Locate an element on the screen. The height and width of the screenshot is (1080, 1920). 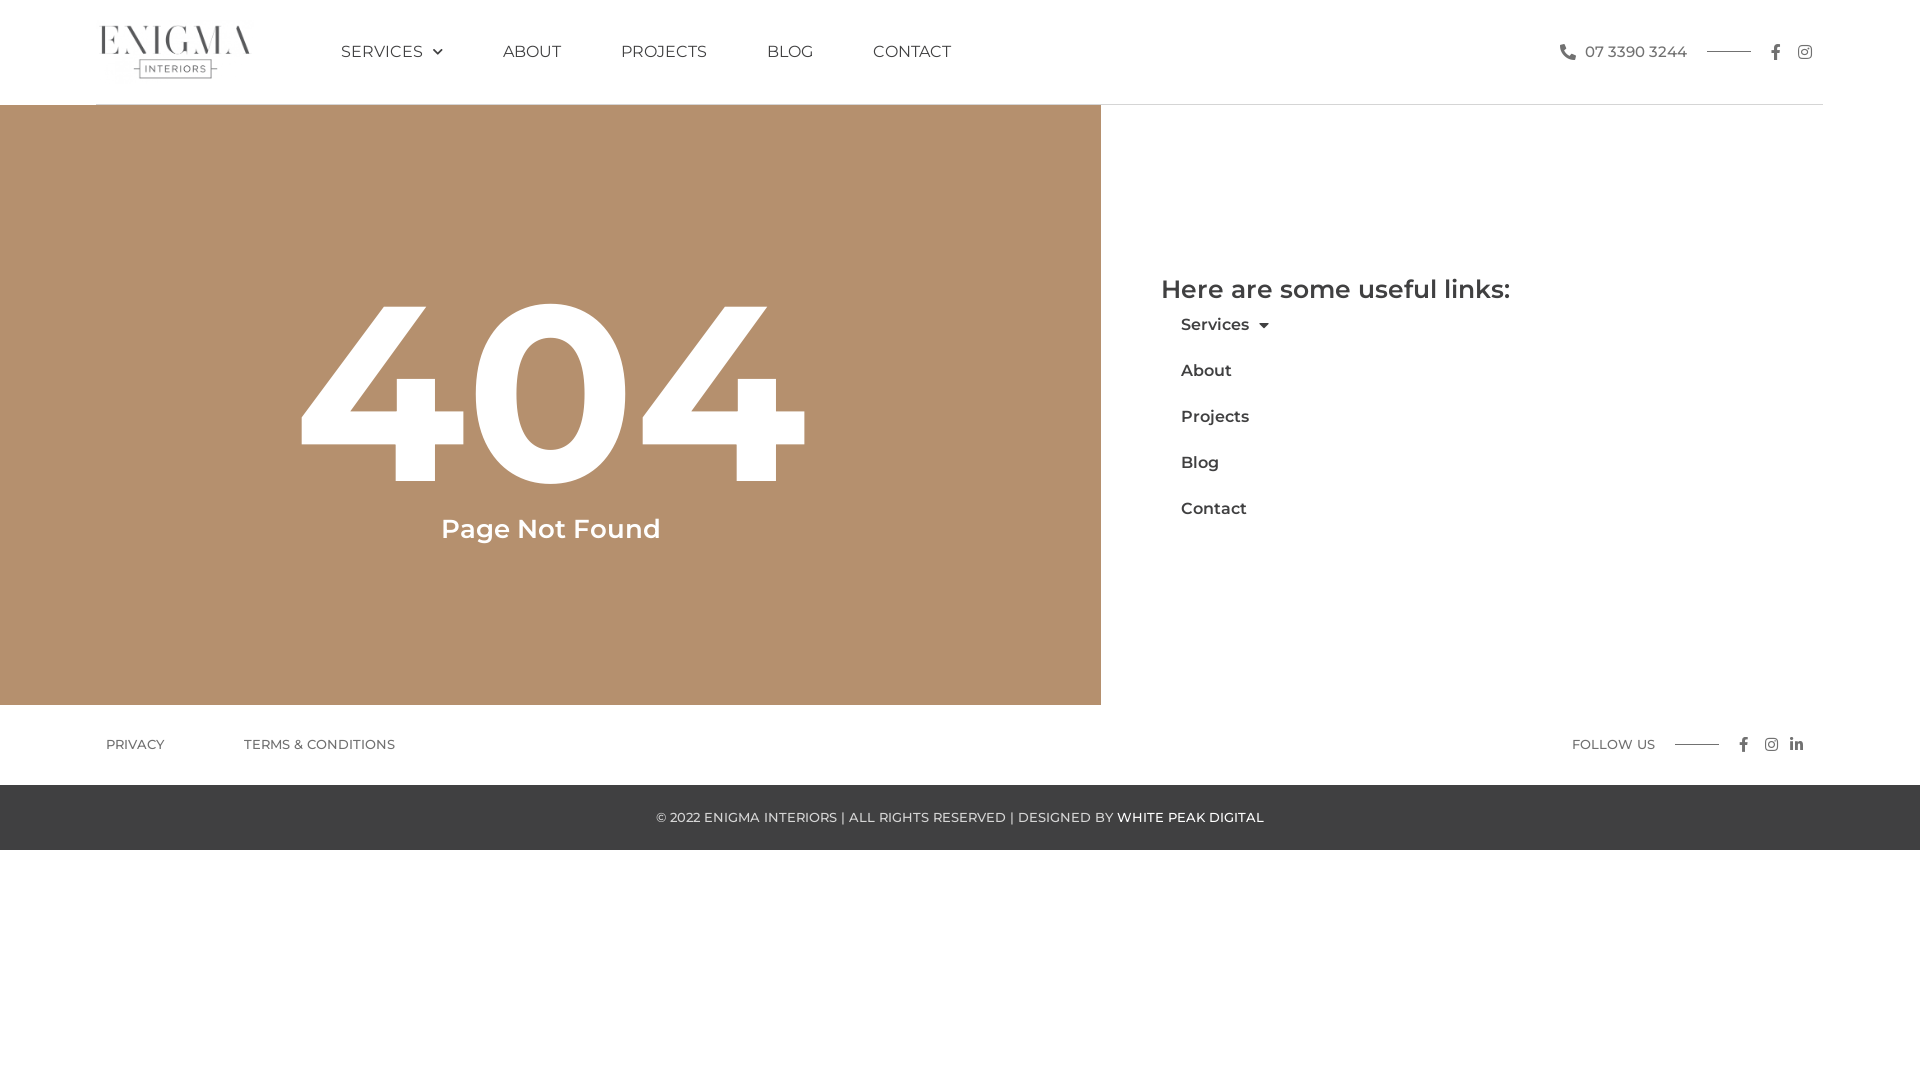
'CONTACT' is located at coordinates (911, 50).